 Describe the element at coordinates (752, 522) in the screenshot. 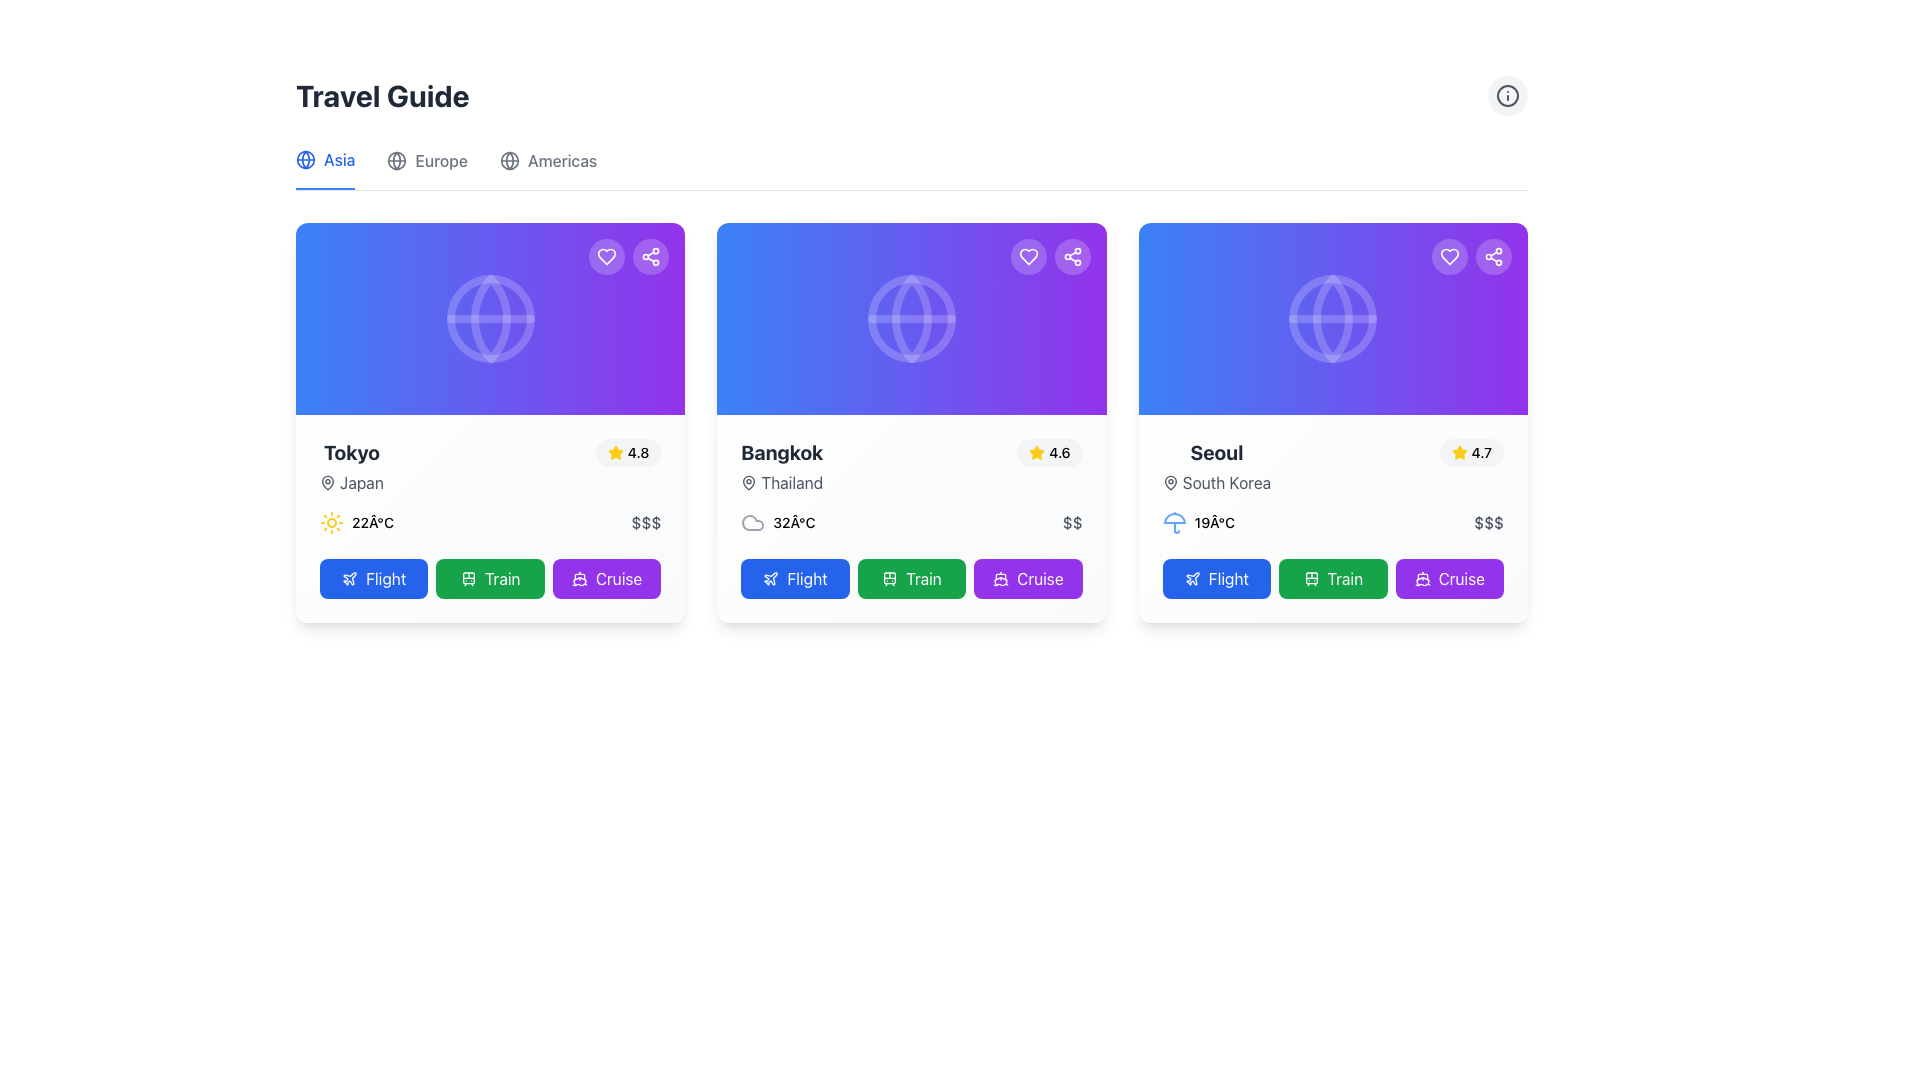

I see `the cloud icon located to the left of the temperature text '32°C' in the weather display section` at that location.